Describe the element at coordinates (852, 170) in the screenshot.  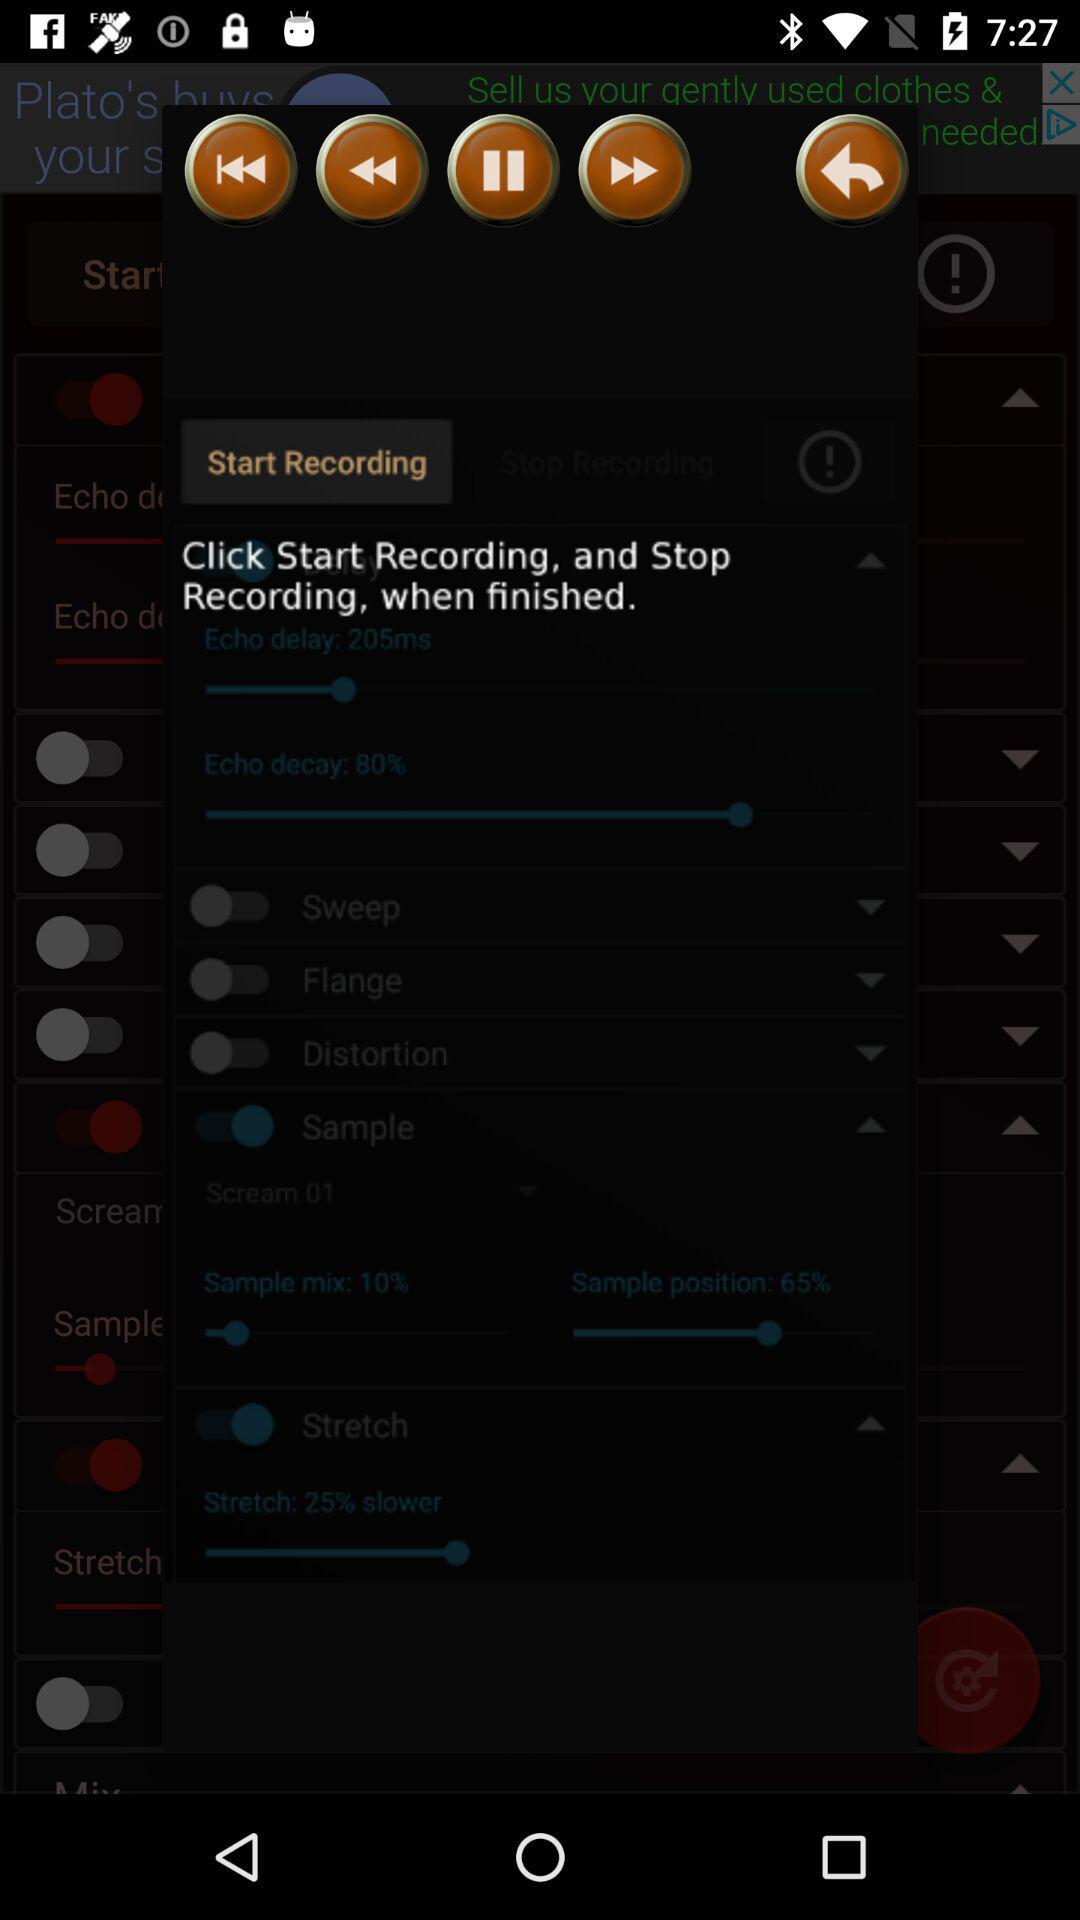
I see `the icon at the top right corner` at that location.